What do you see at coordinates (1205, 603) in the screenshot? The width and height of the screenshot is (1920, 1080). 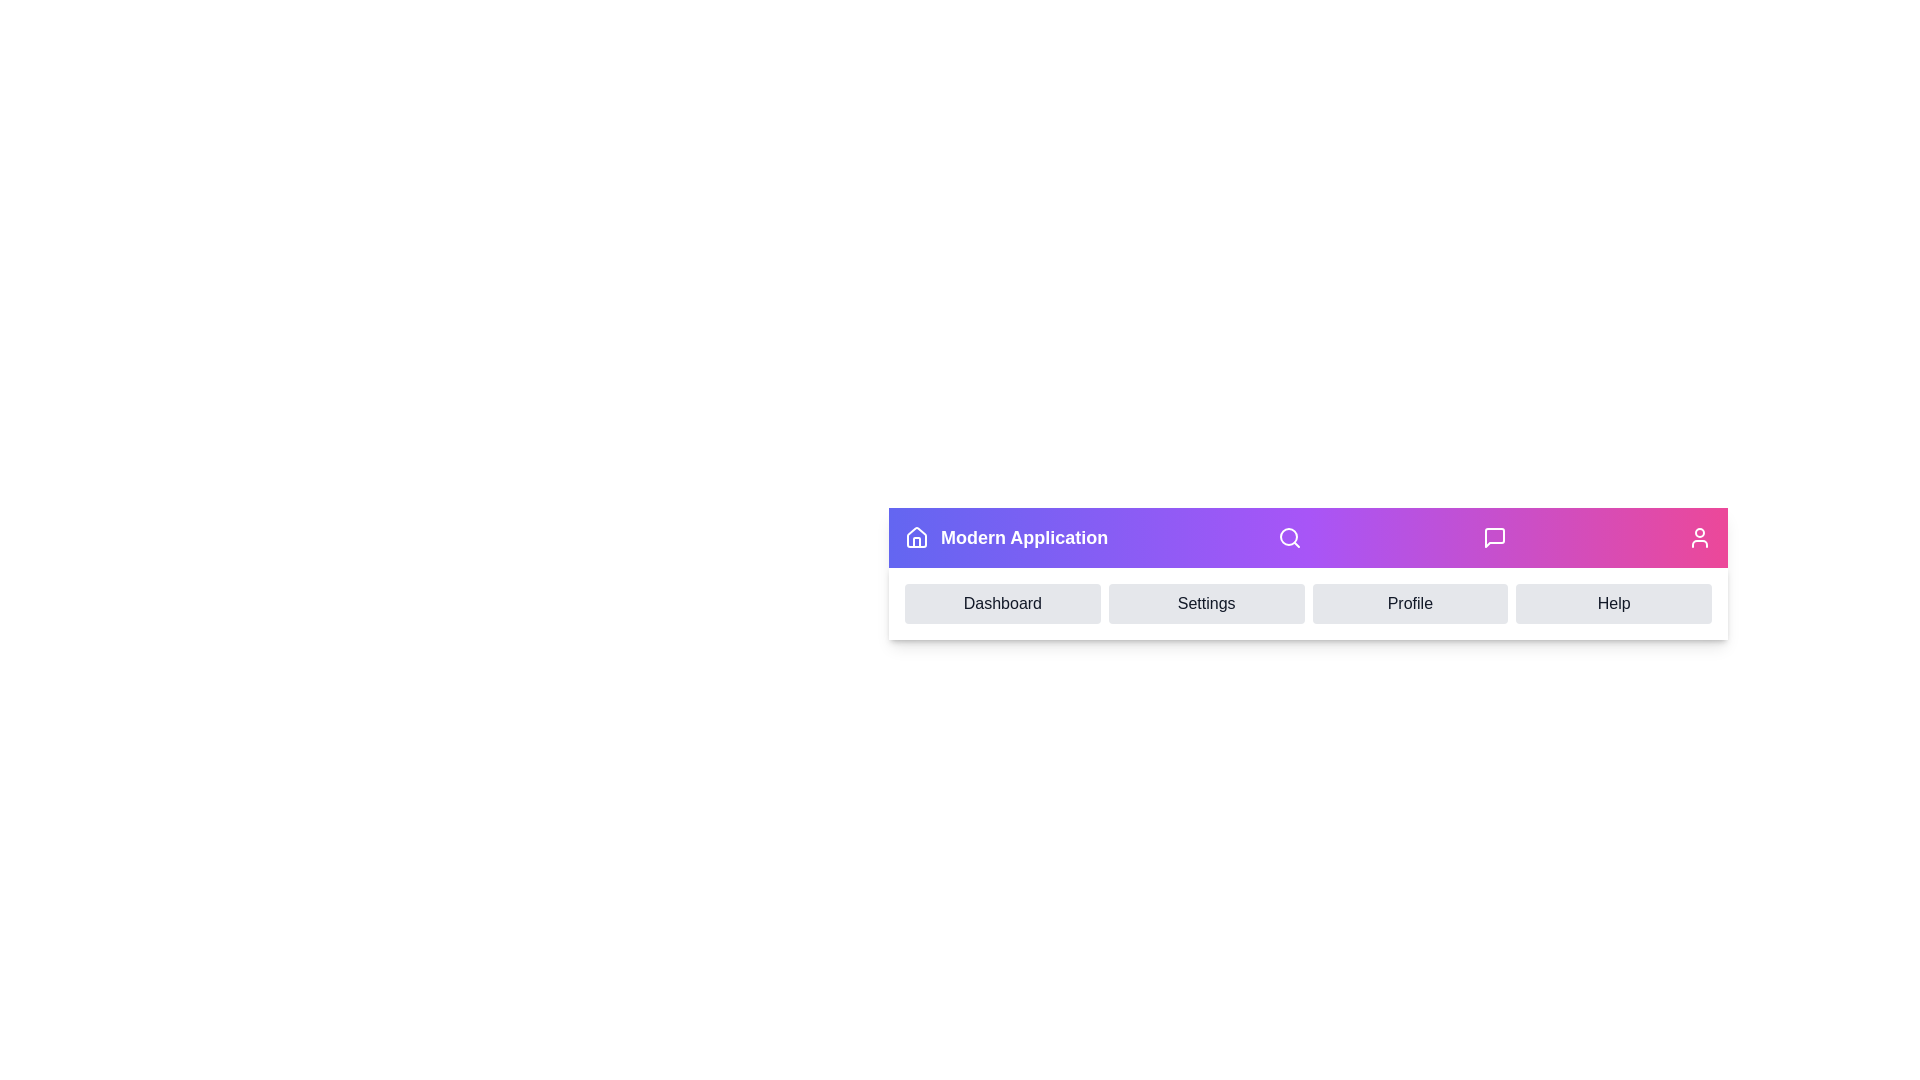 I see `the menu item Settings in the navigation menu` at bounding box center [1205, 603].